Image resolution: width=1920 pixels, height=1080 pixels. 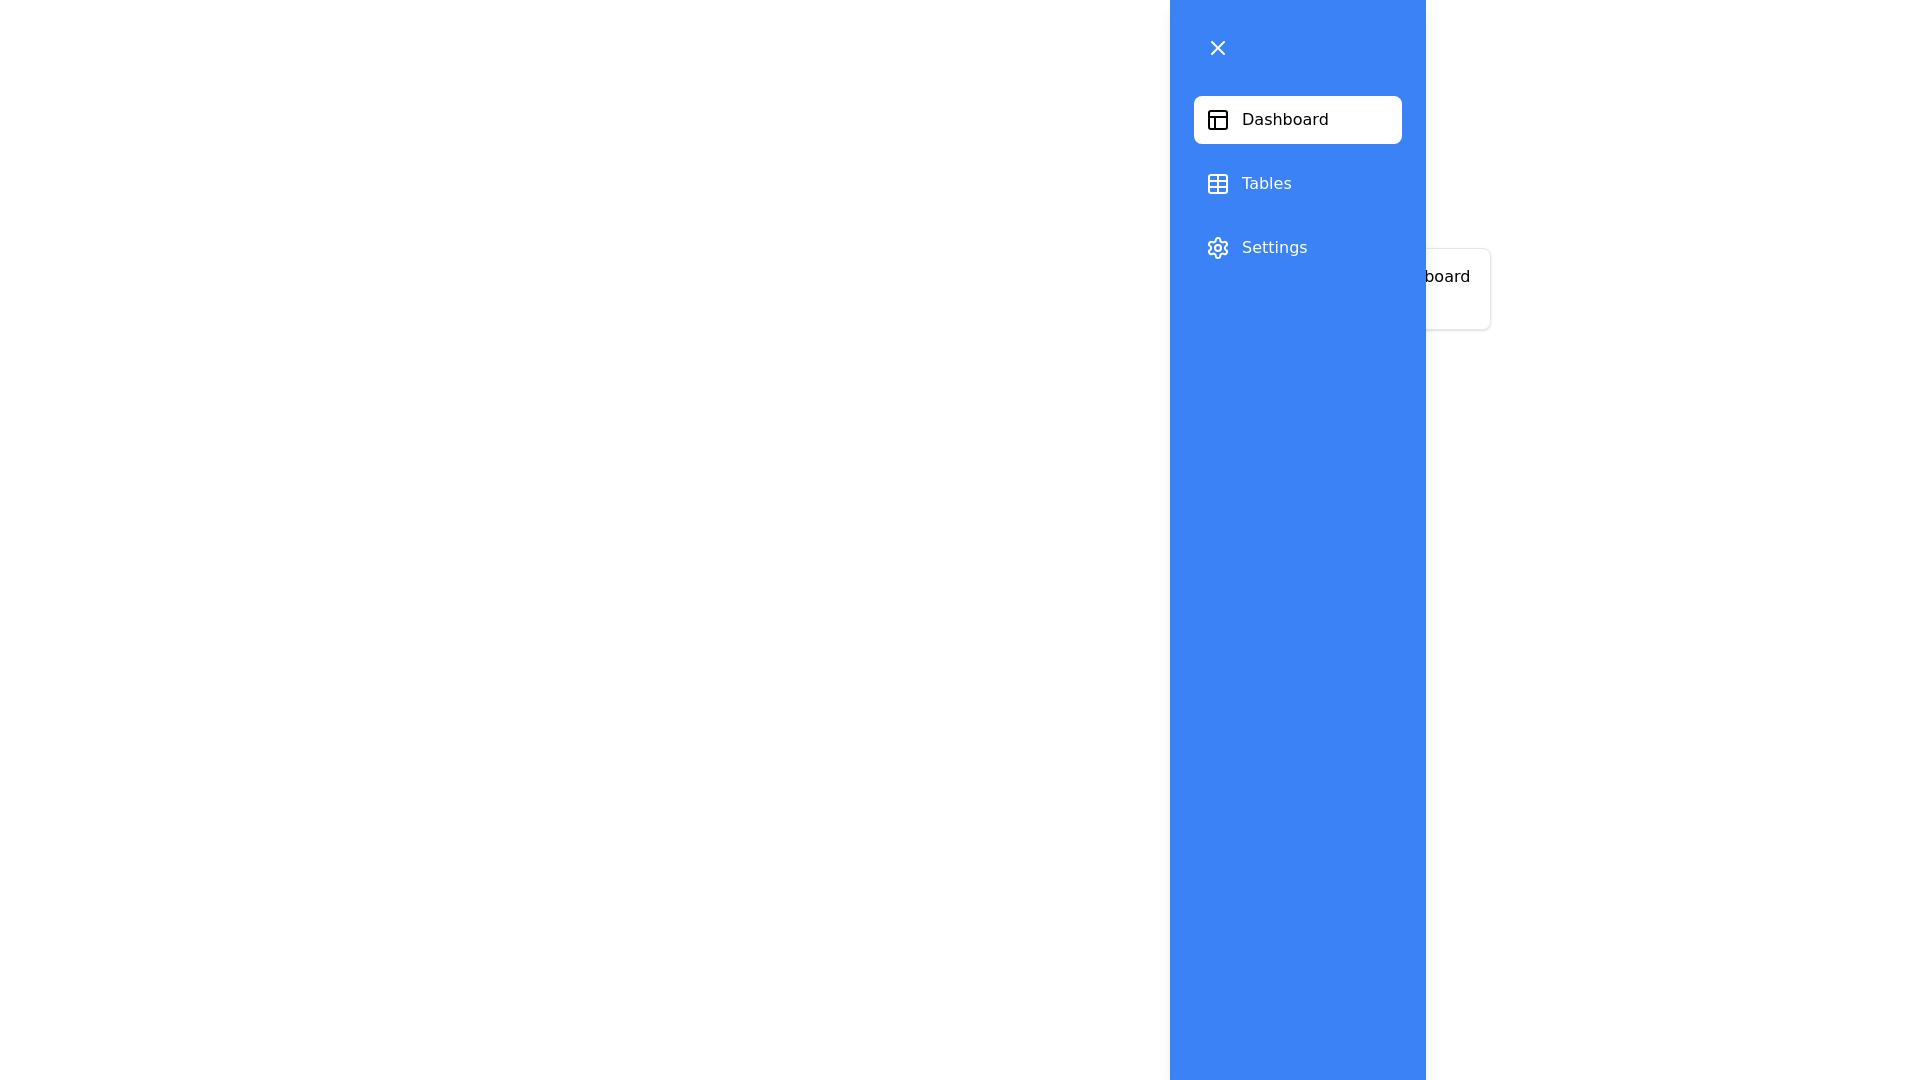 What do you see at coordinates (1297, 119) in the screenshot?
I see `the section labeled 'Dashboard' to observe the hover effect` at bounding box center [1297, 119].